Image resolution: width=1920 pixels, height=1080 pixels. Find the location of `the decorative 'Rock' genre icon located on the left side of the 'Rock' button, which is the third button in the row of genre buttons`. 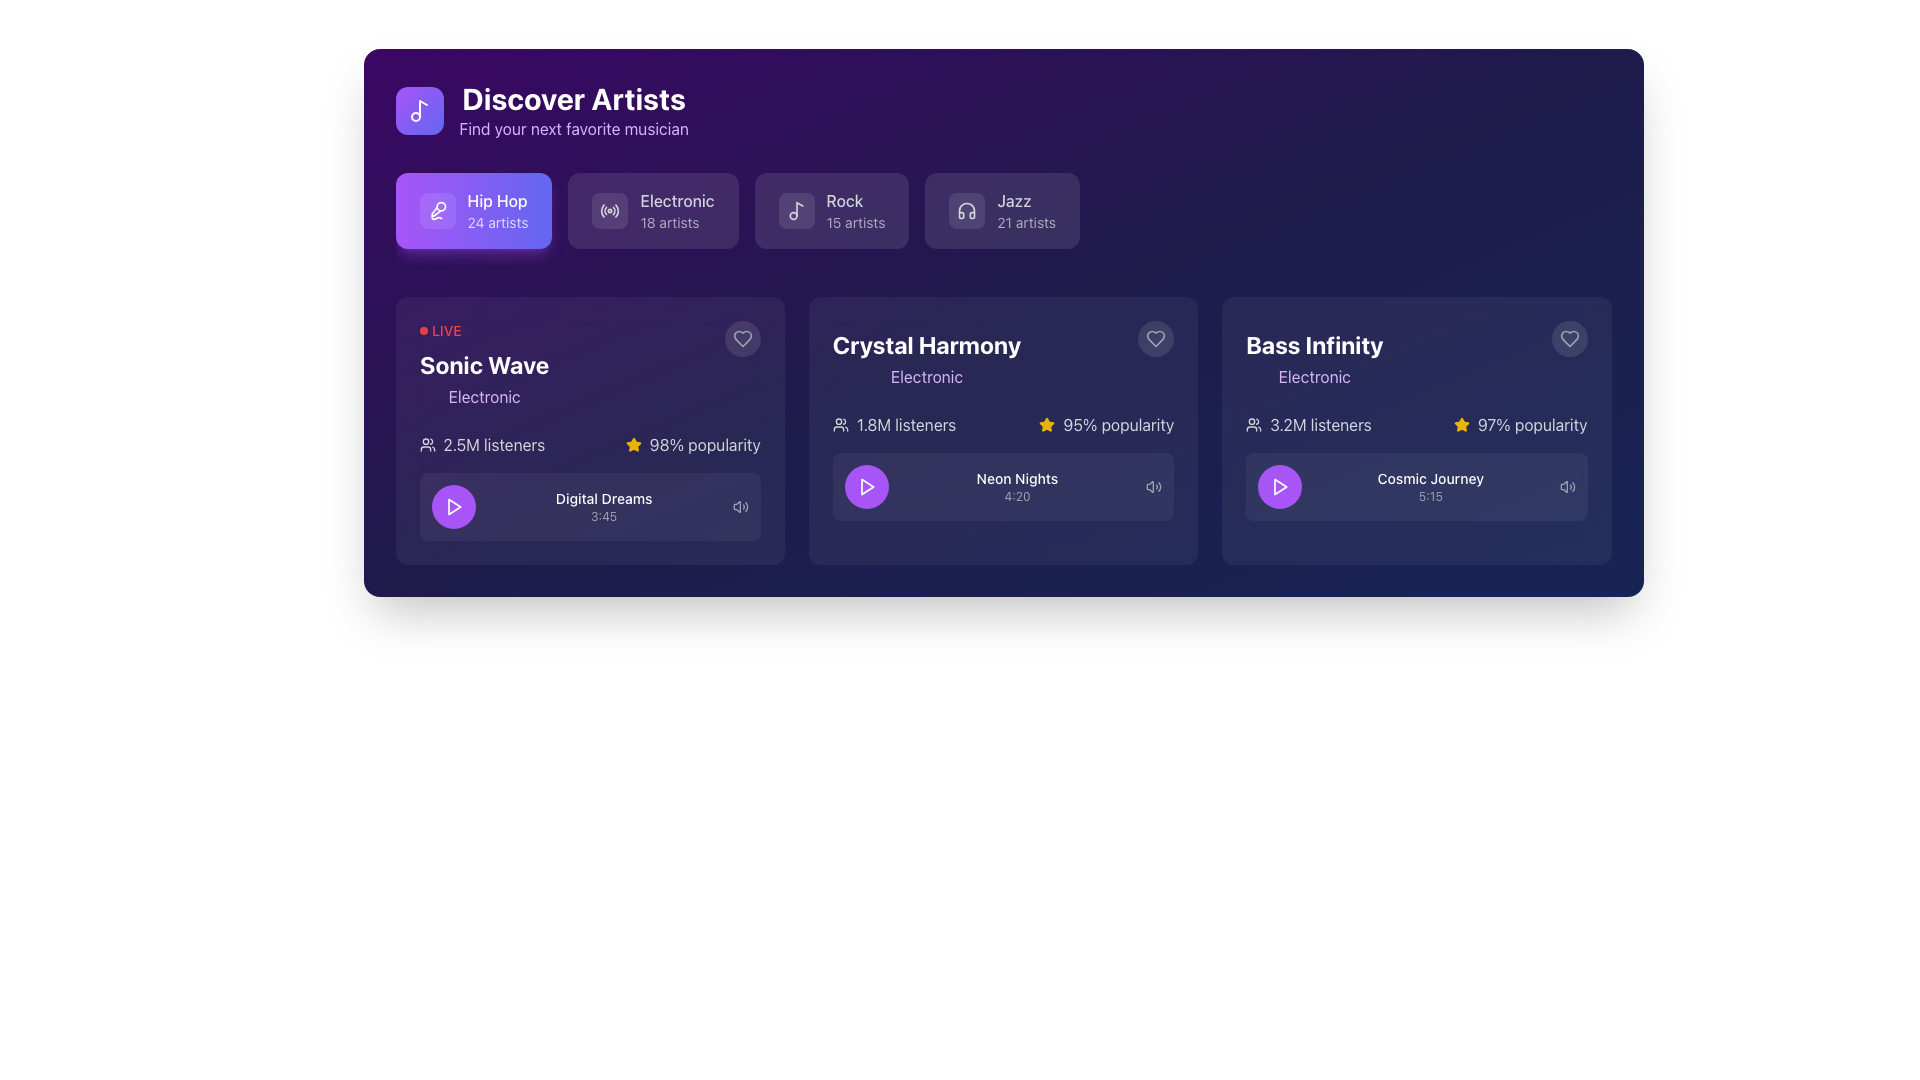

the decorative 'Rock' genre icon located on the left side of the 'Rock' button, which is the third button in the row of genre buttons is located at coordinates (795, 211).